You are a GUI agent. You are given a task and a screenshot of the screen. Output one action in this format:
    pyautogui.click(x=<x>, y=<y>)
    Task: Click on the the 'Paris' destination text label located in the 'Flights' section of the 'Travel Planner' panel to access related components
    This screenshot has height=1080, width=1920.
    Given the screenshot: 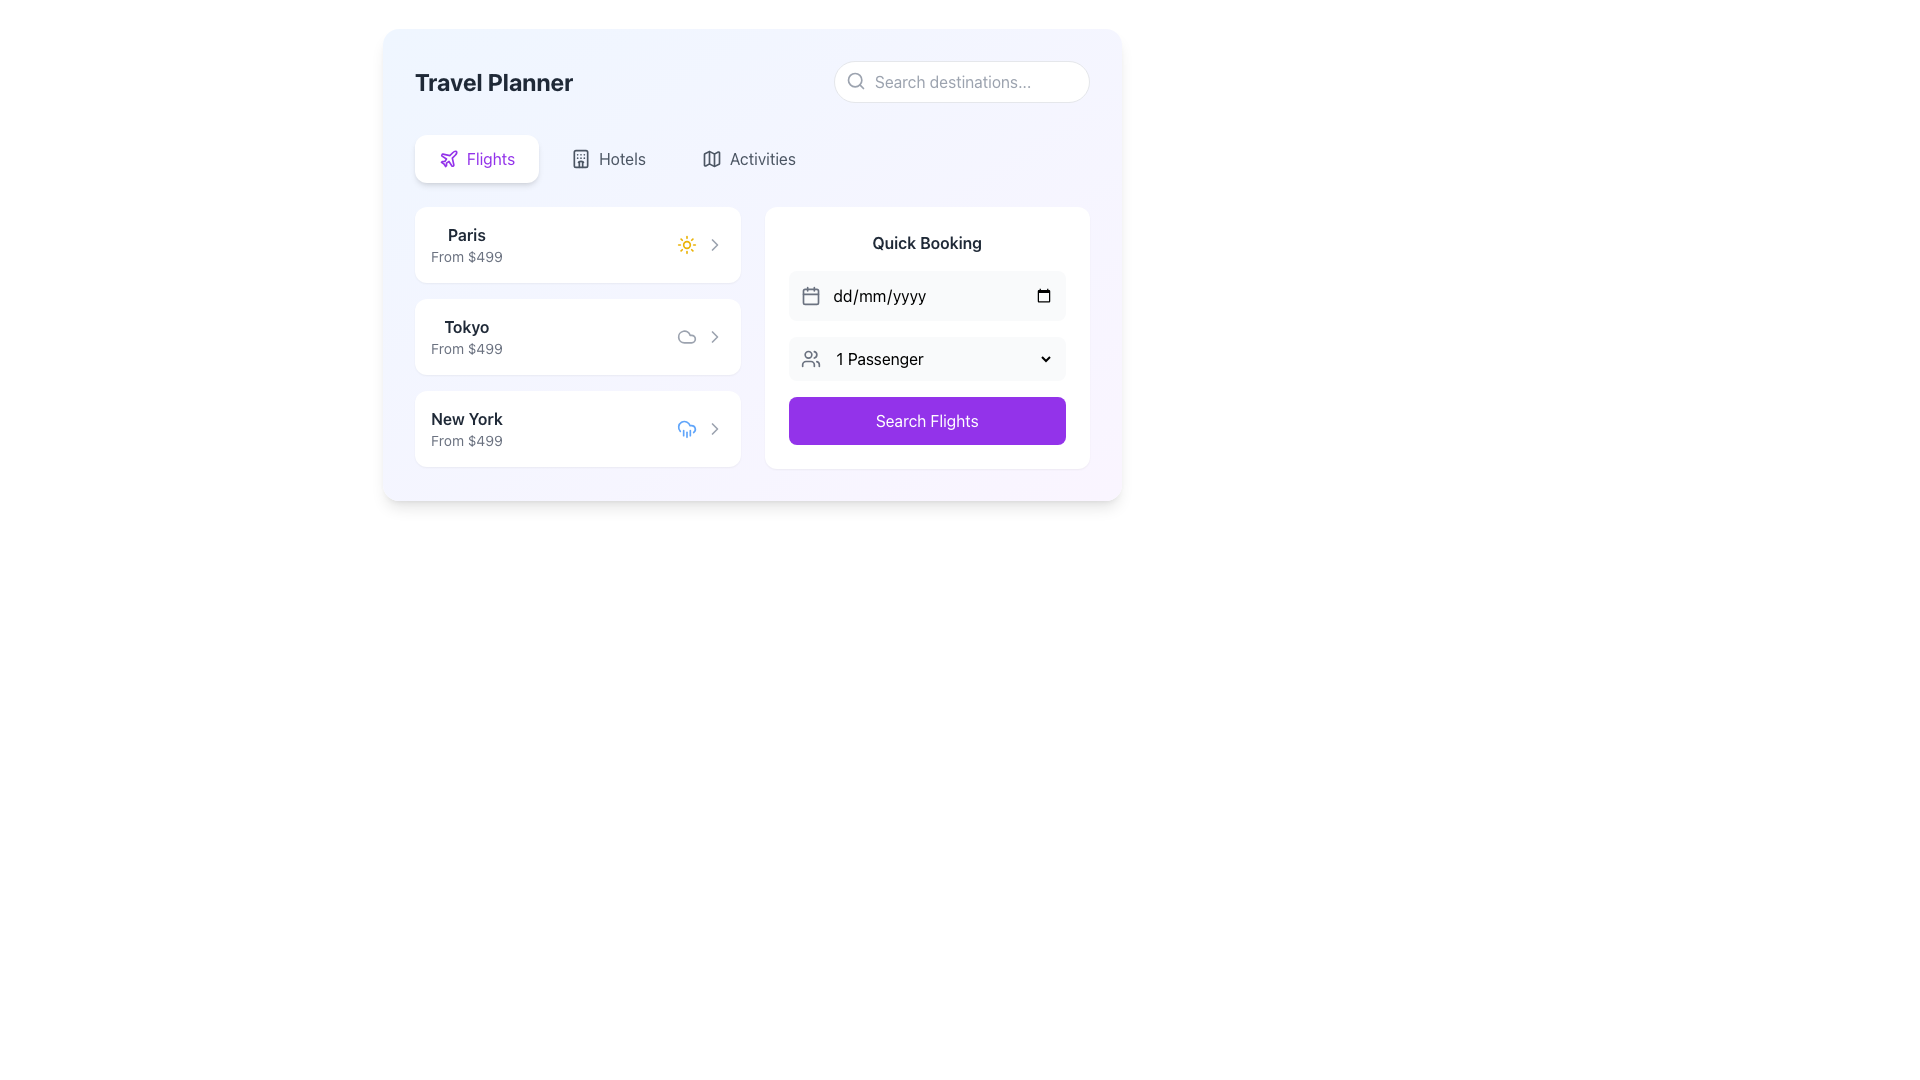 What is the action you would take?
    pyautogui.click(x=465, y=234)
    